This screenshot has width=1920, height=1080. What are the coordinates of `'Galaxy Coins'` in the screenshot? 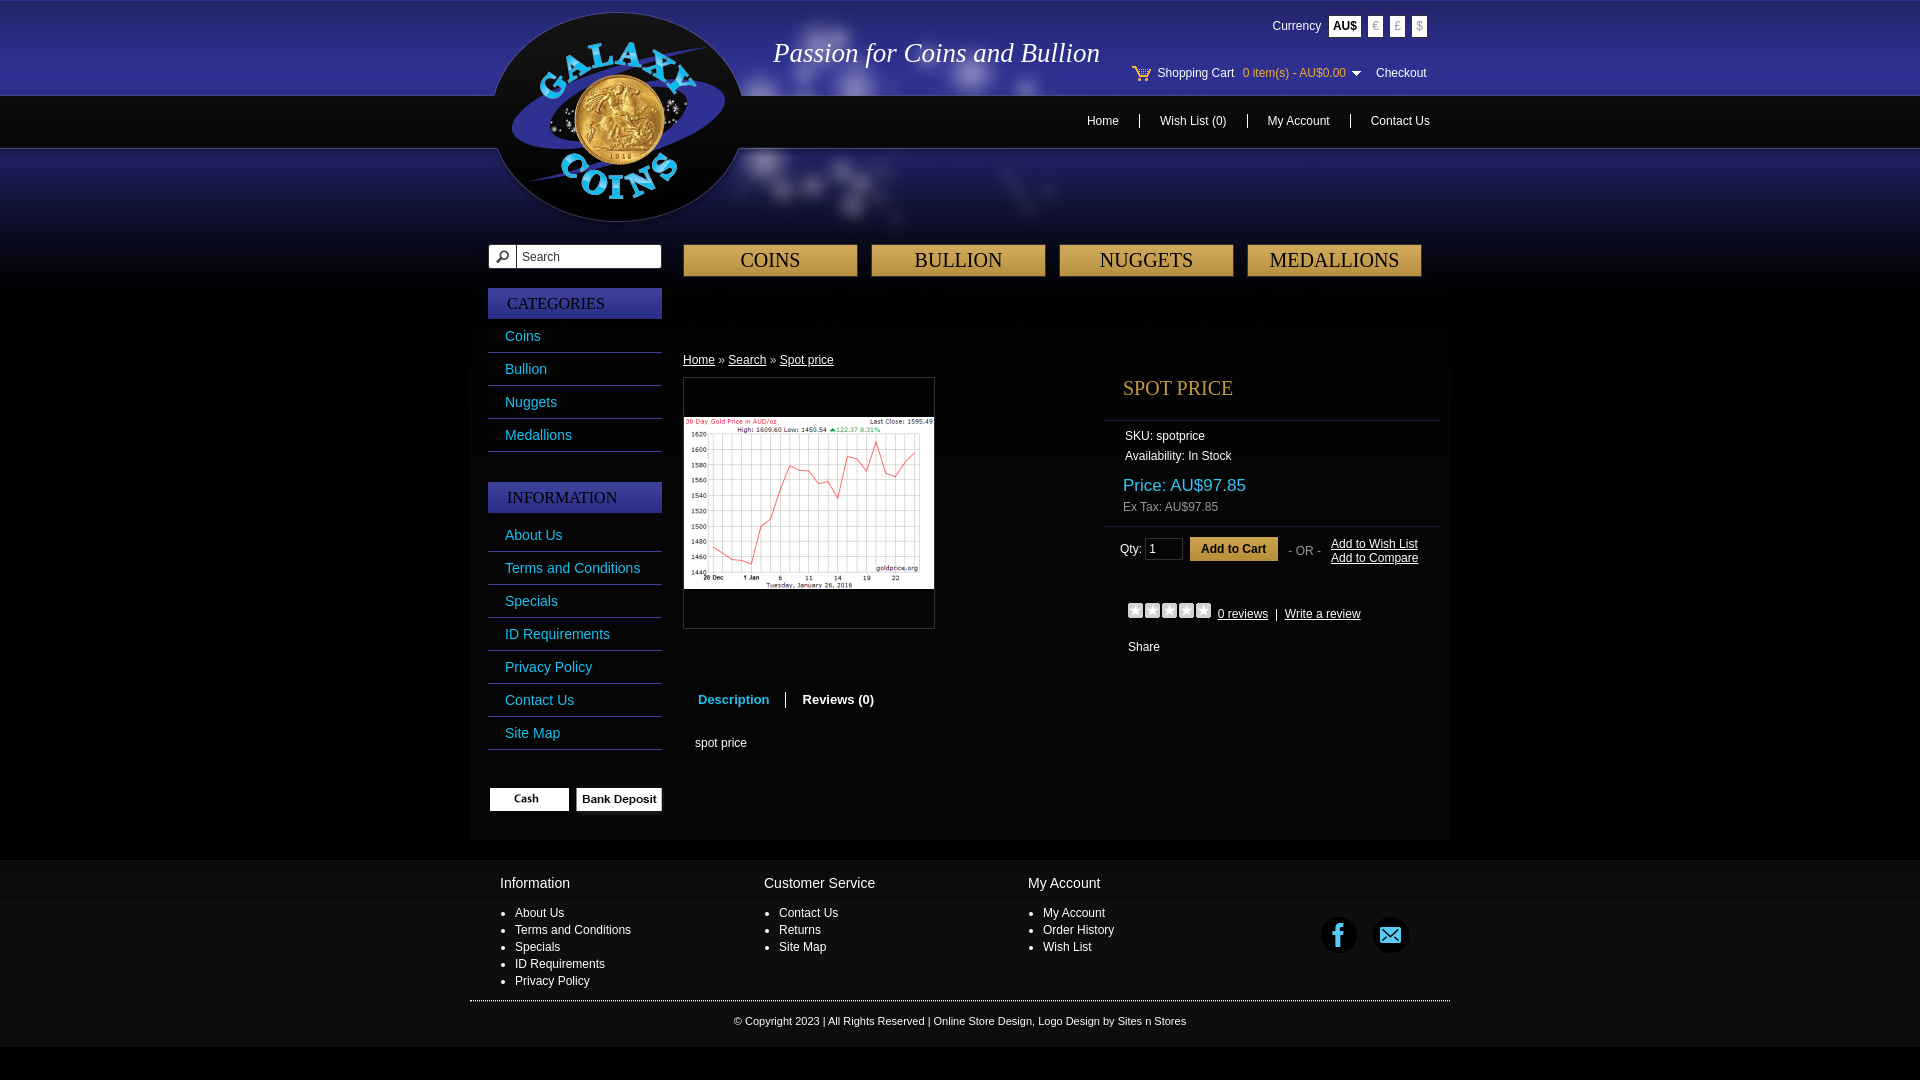 It's located at (617, 120).